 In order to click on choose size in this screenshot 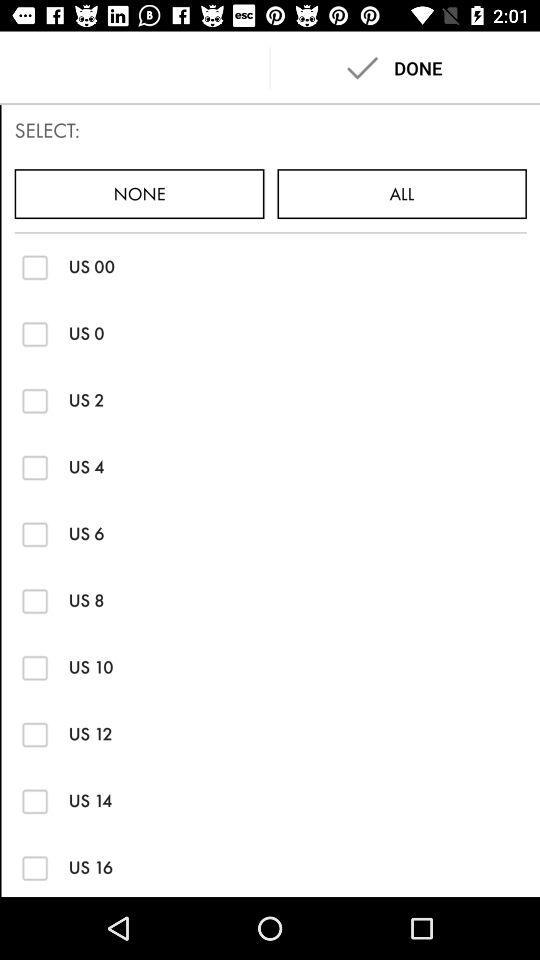, I will do `click(35, 333)`.